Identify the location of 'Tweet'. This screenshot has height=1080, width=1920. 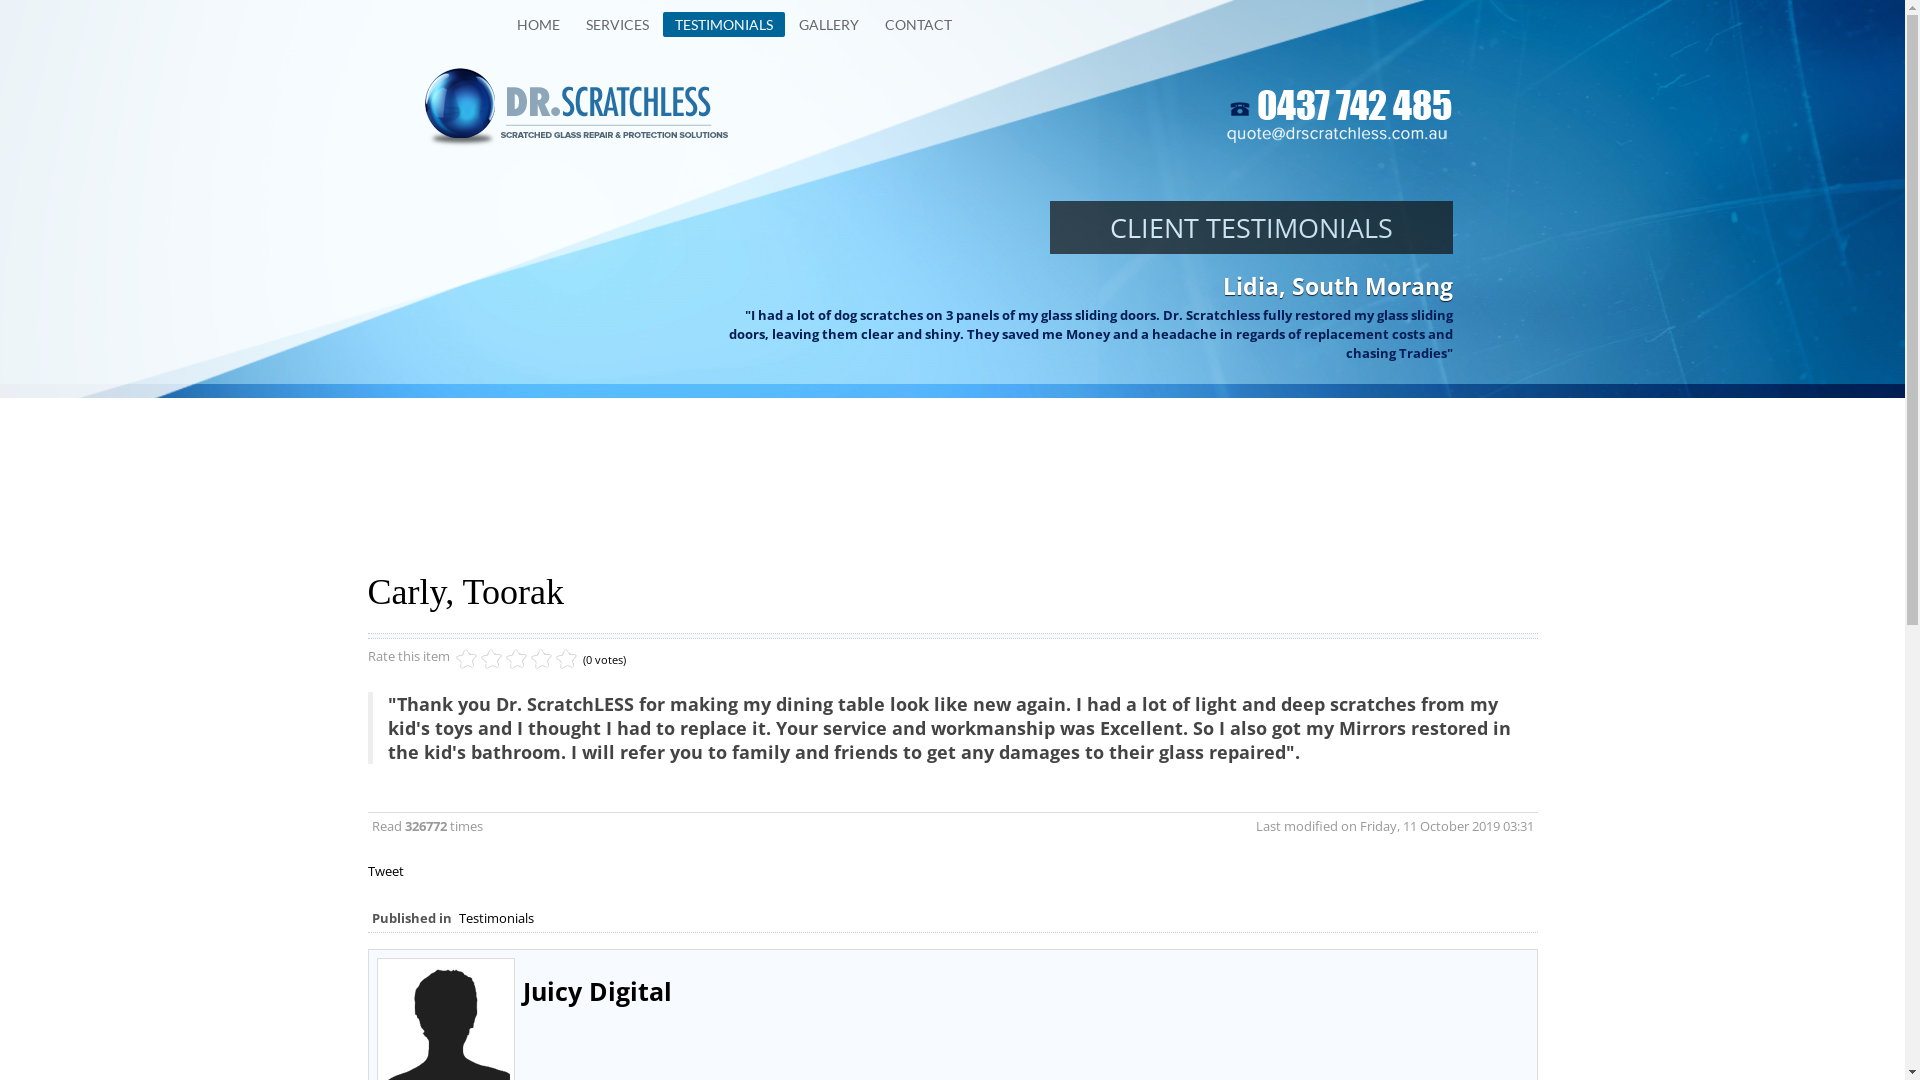
(368, 870).